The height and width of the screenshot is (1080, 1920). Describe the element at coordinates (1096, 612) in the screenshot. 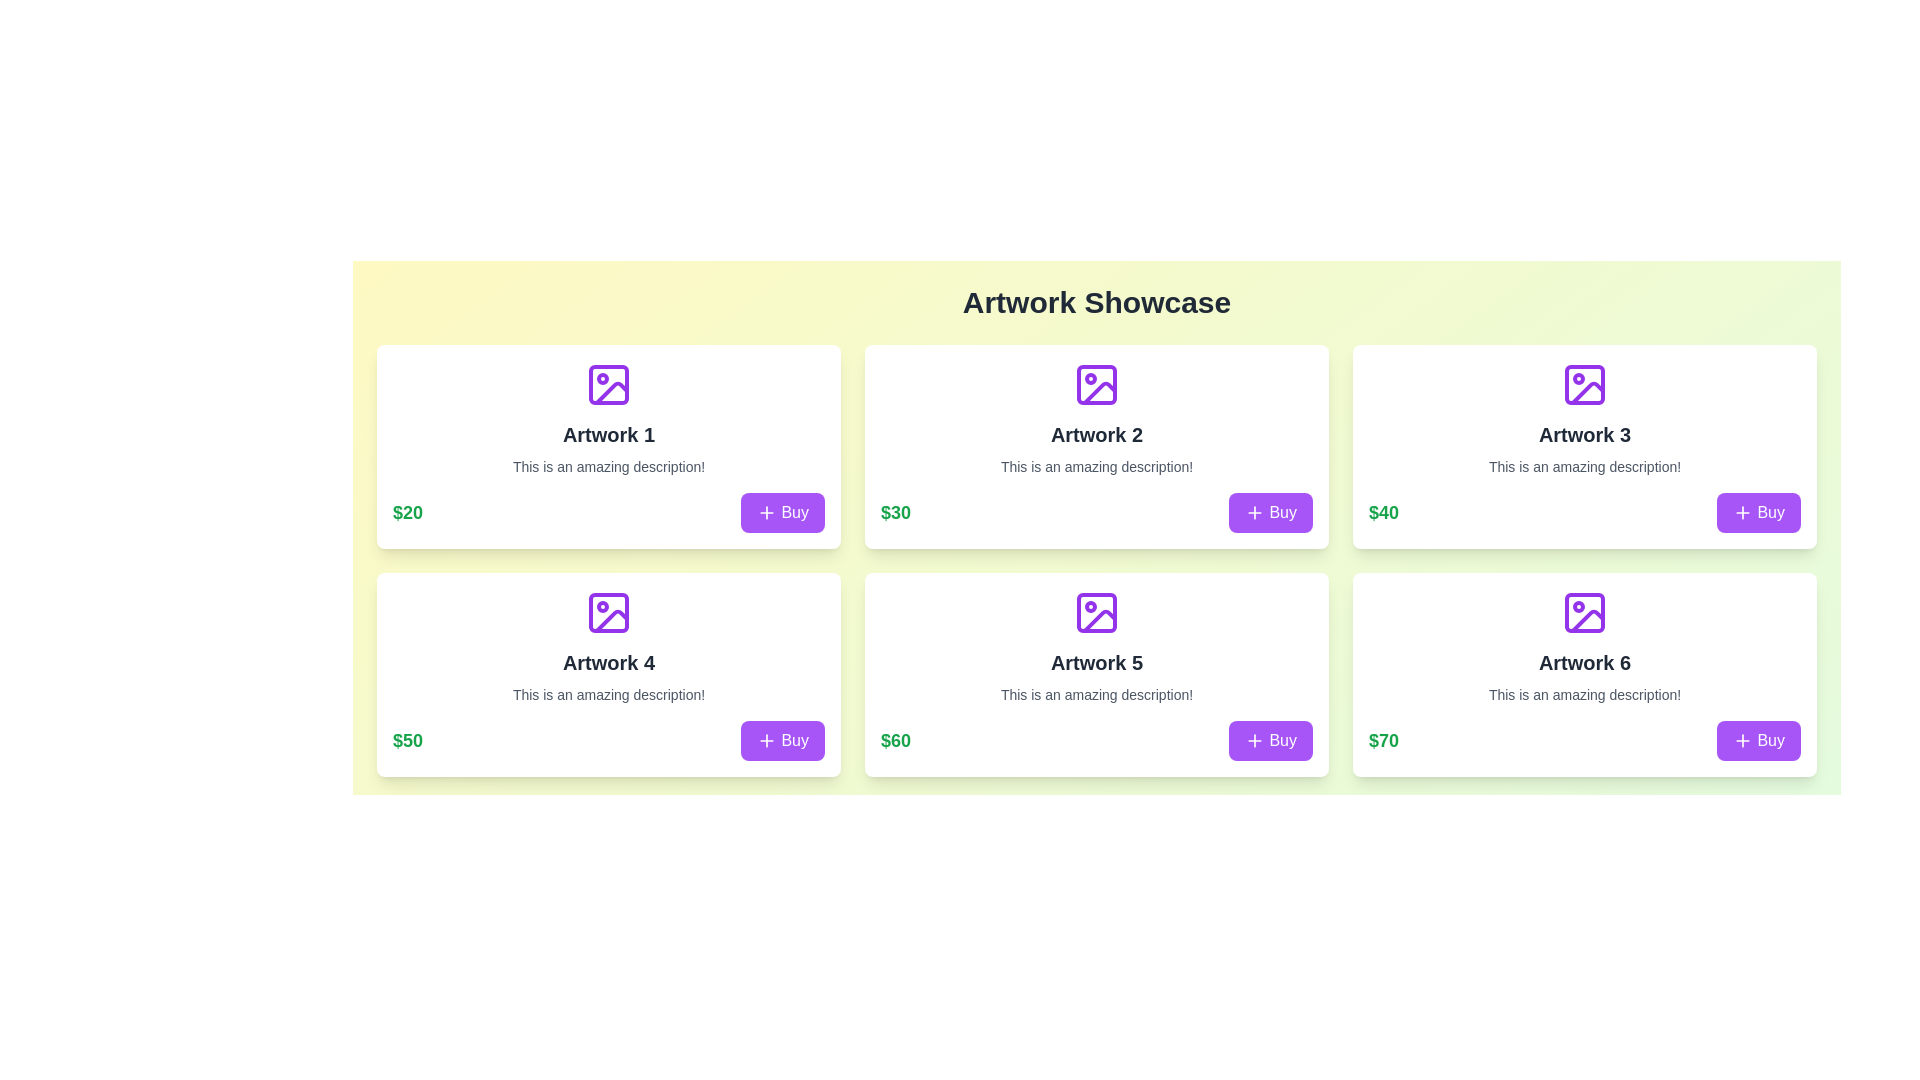

I see `the decorative graphical element within the icon on the card labeled 'Artwork 5' located in the rightmost column of the middle row` at that location.